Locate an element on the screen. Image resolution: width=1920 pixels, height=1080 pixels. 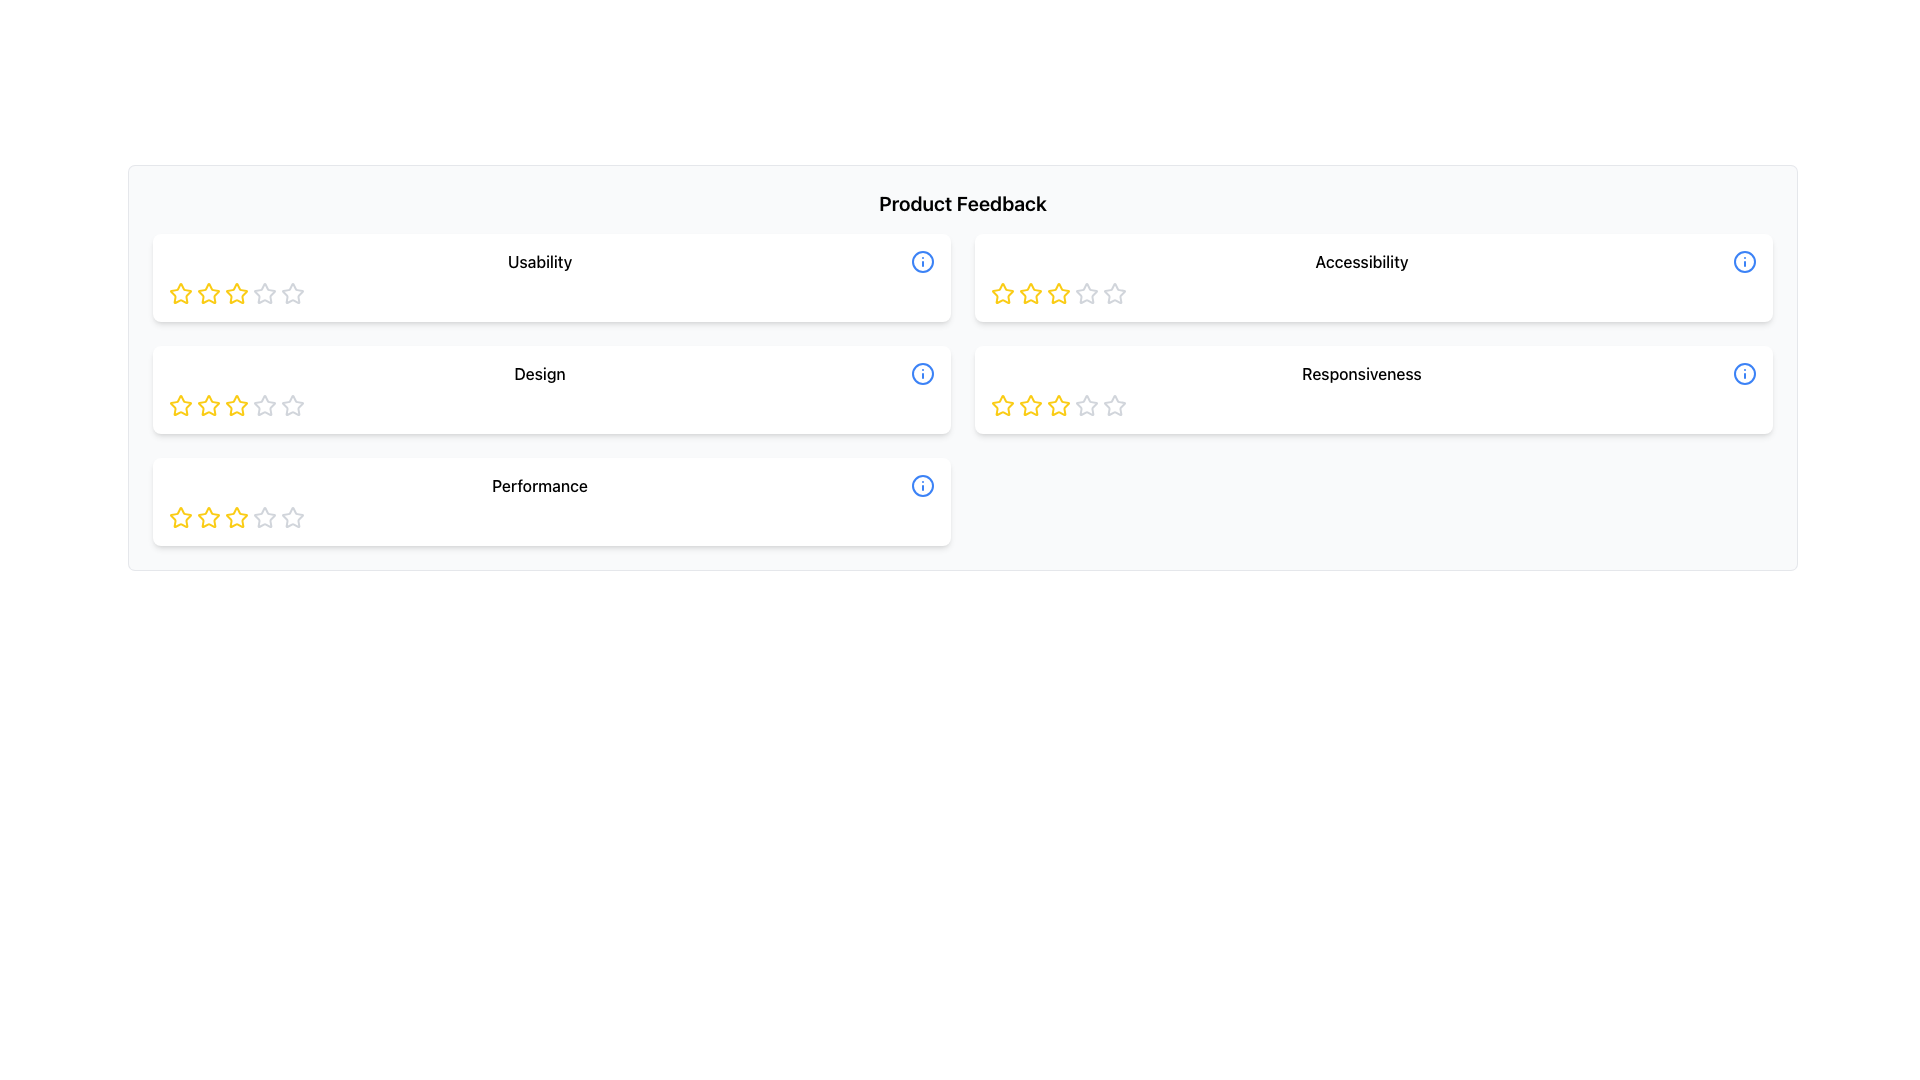
the first star in the five-star rating component in the Usability feedback section is located at coordinates (181, 293).